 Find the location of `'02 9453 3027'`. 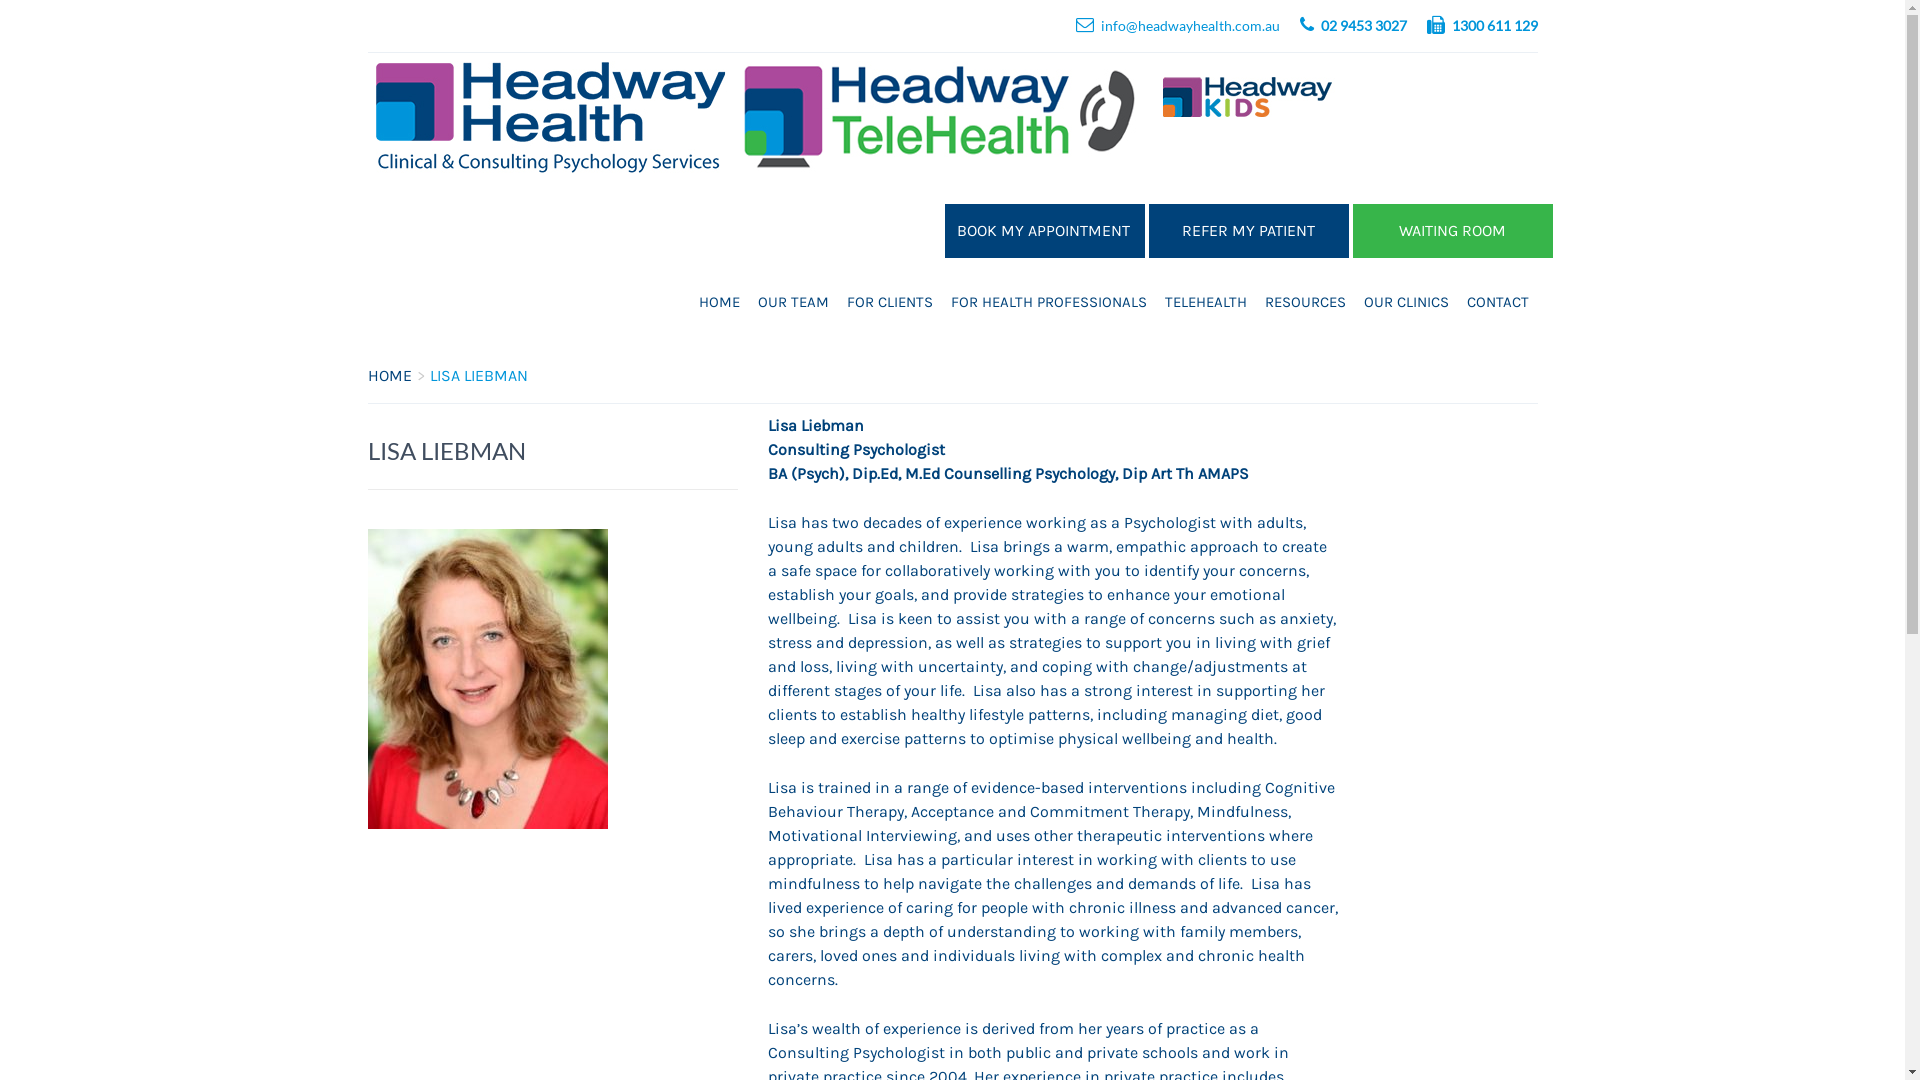

'02 9453 3027' is located at coordinates (1362, 25).